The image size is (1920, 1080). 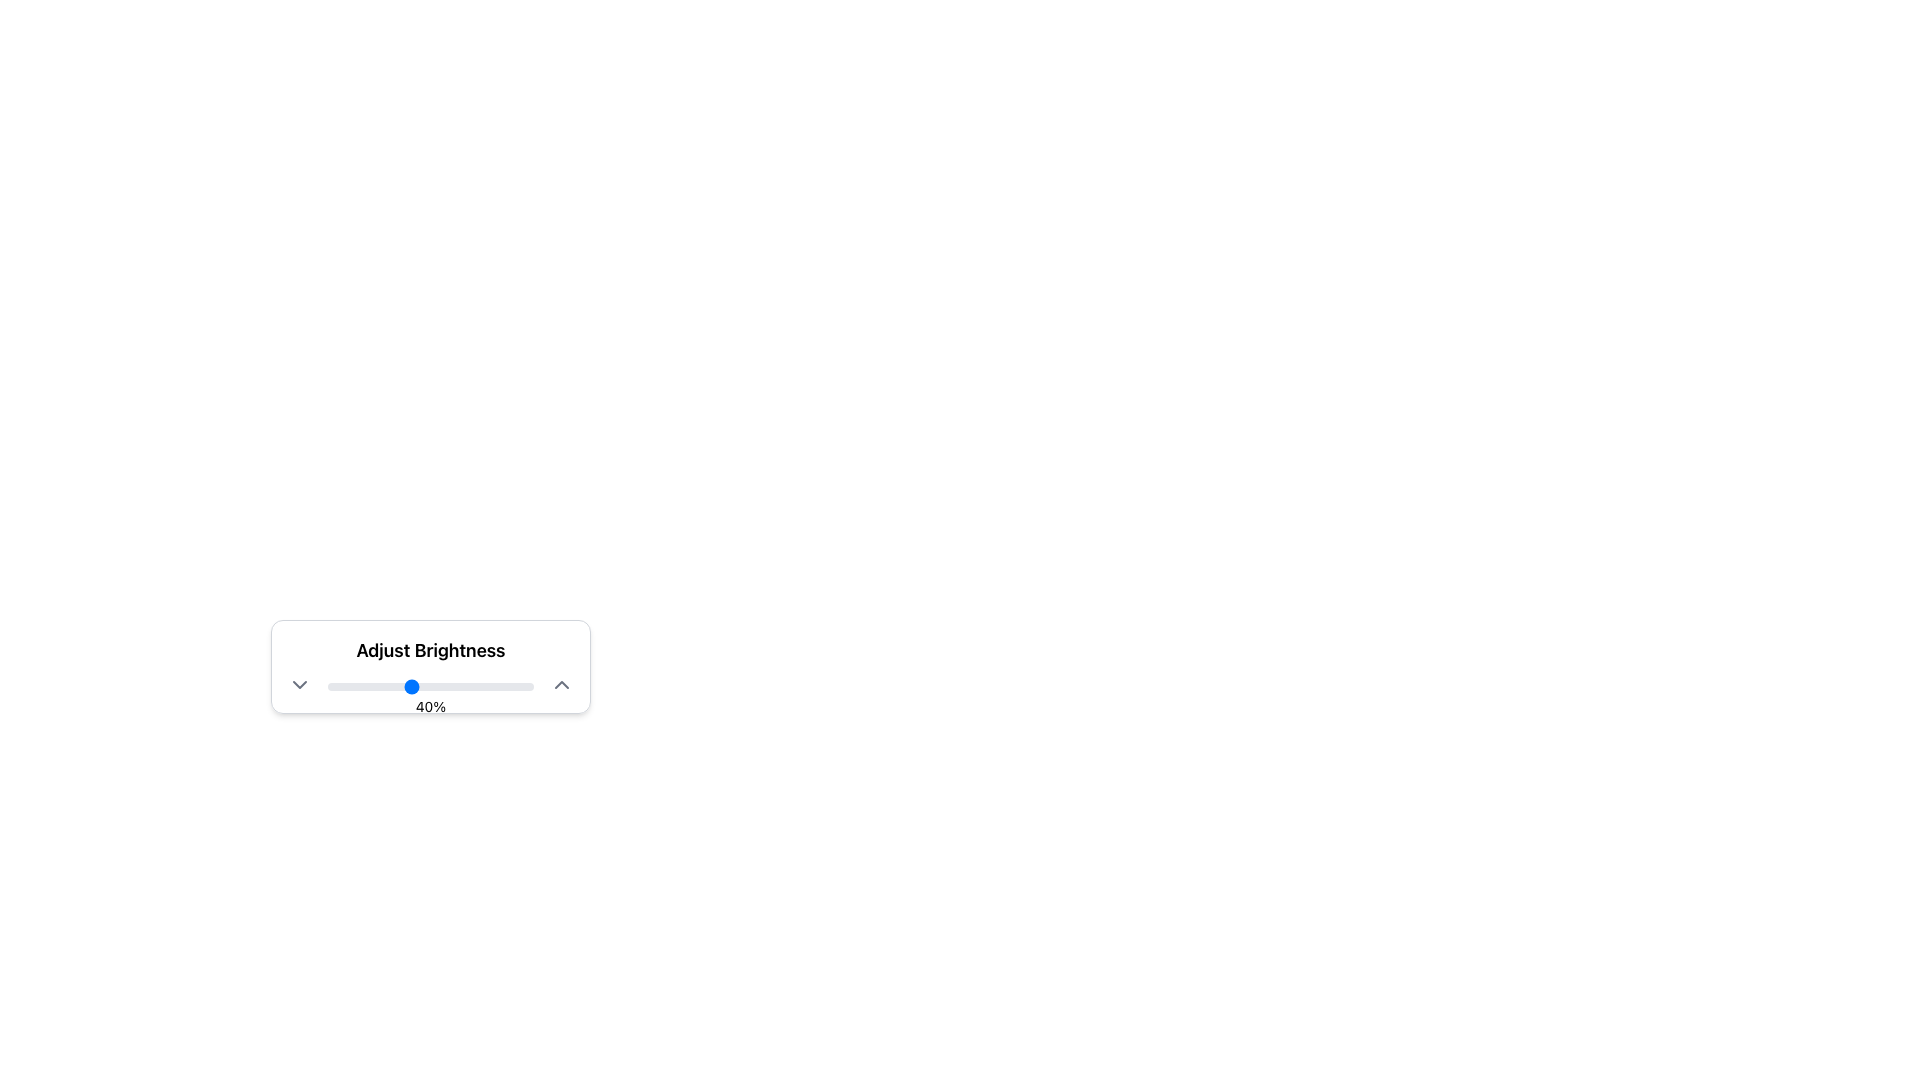 I want to click on the brightness, so click(x=480, y=685).